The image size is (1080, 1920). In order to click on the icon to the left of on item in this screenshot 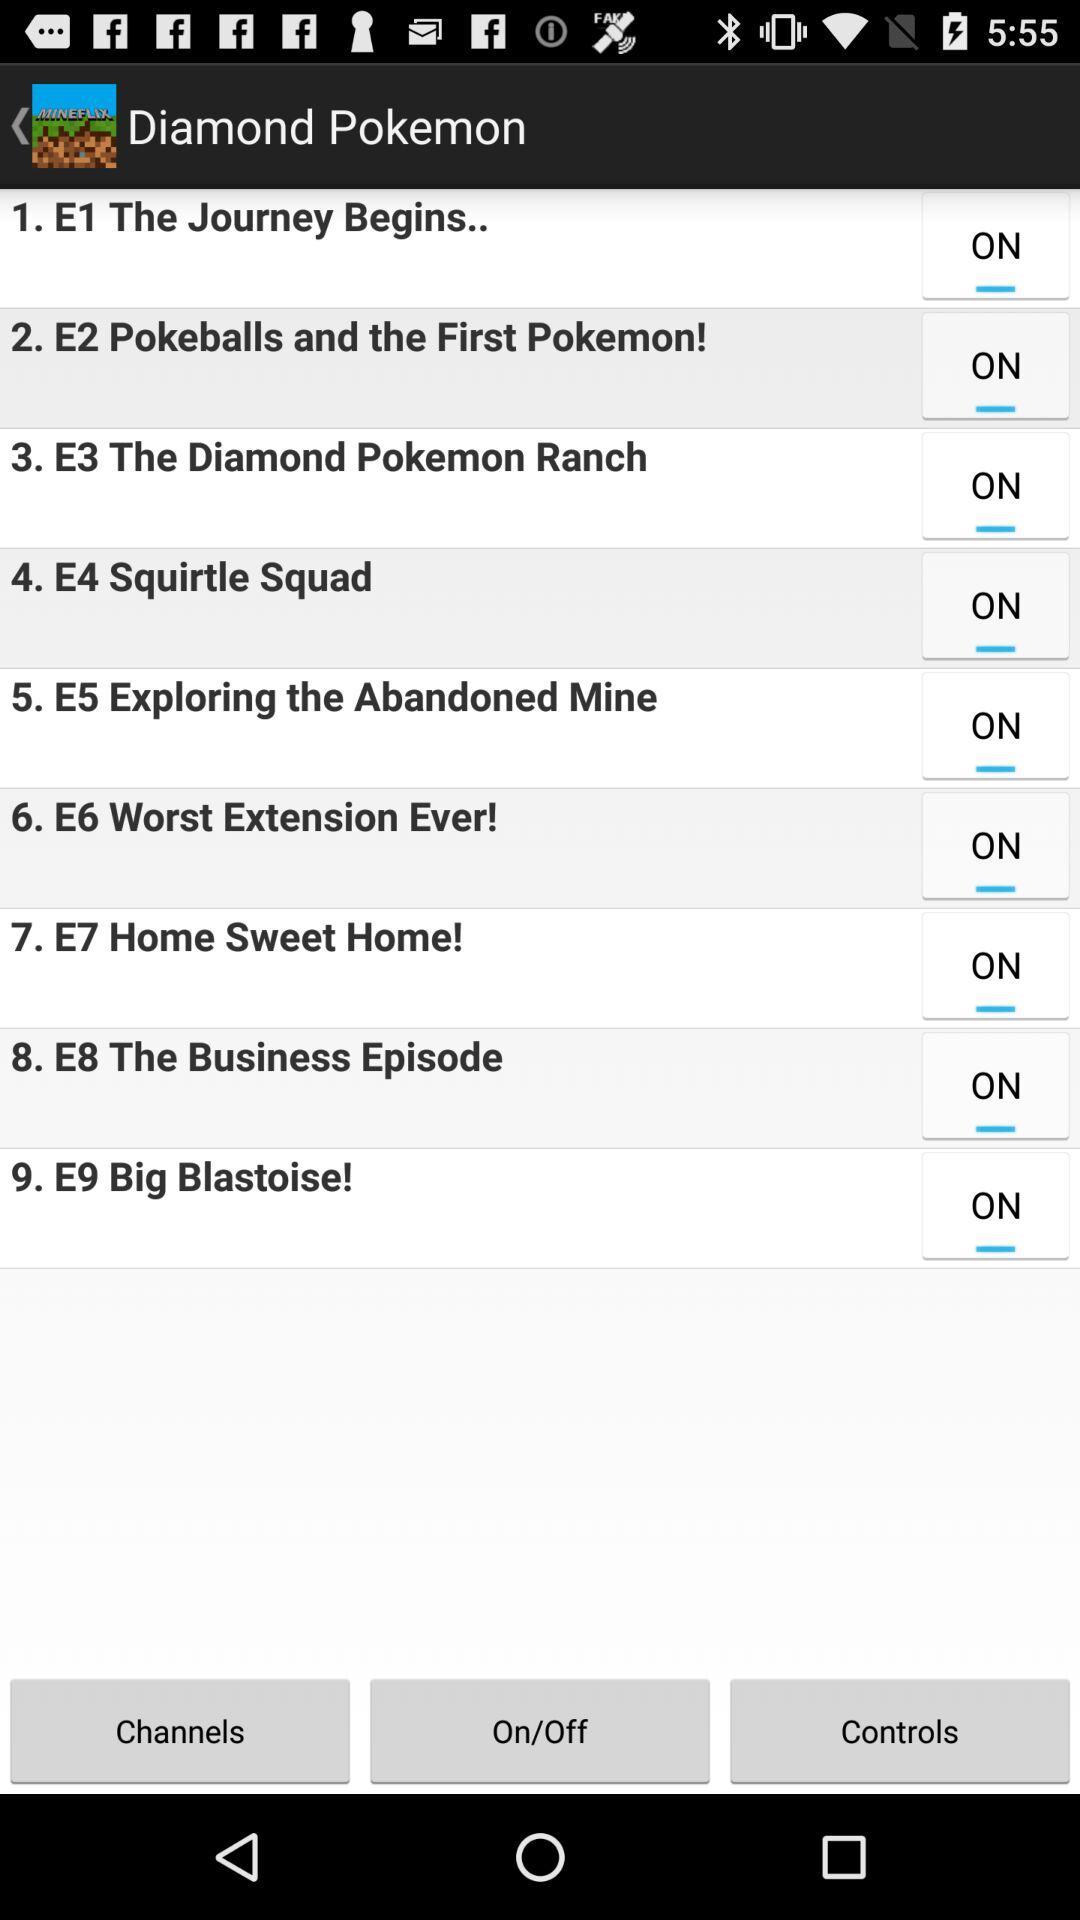, I will do `click(186, 607)`.